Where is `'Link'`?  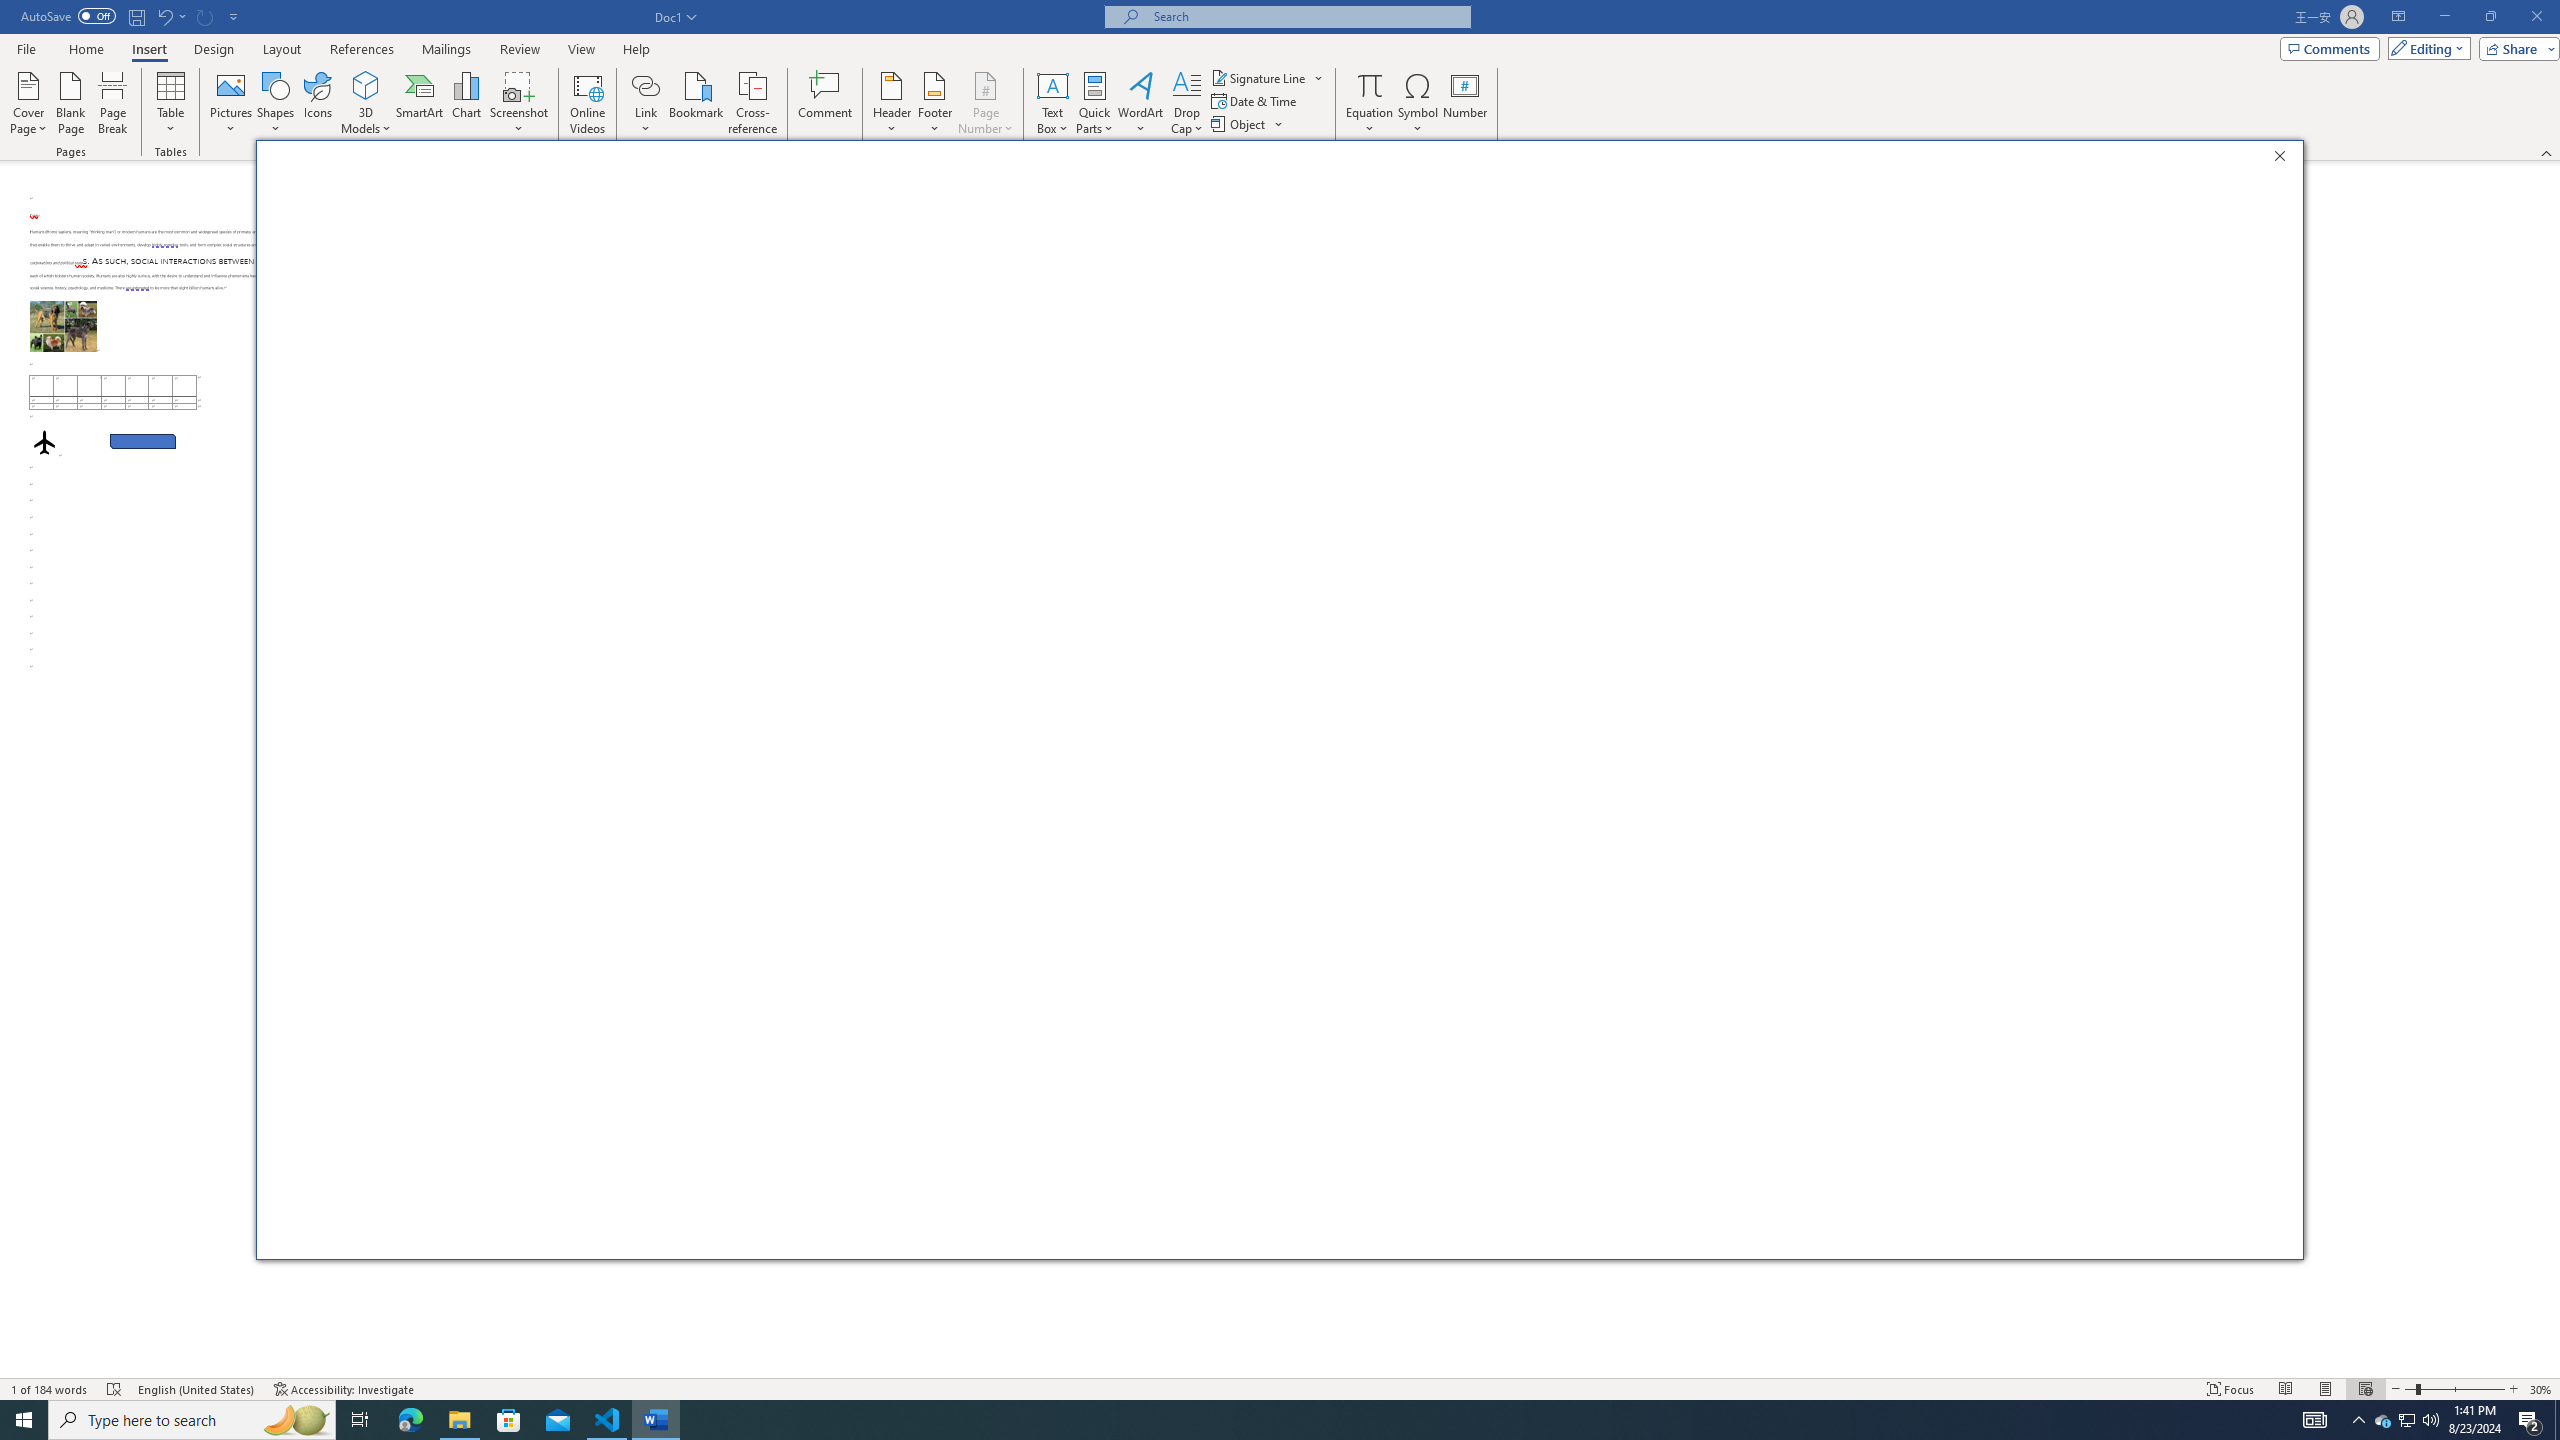 'Link' is located at coordinates (645, 103).